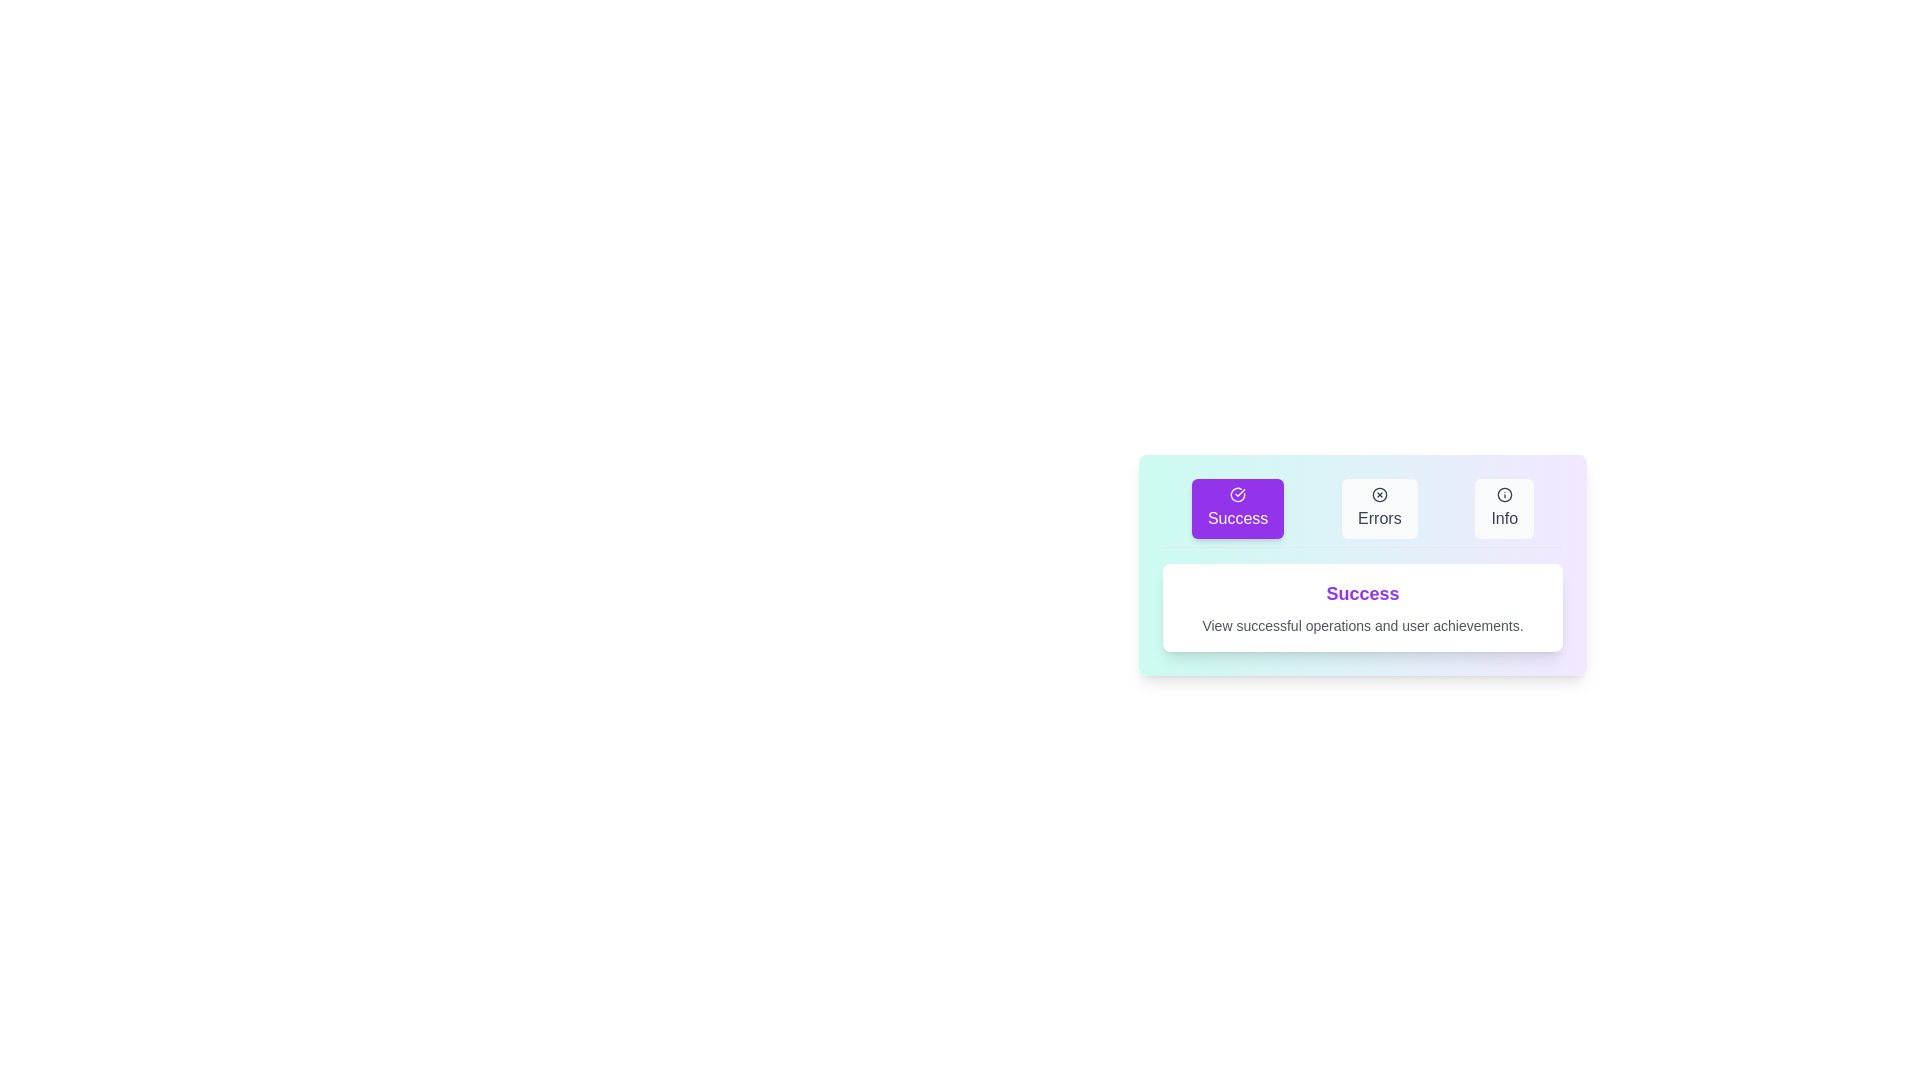 The width and height of the screenshot is (1920, 1080). I want to click on the tab labeled Success to observe its hover effects, so click(1237, 508).